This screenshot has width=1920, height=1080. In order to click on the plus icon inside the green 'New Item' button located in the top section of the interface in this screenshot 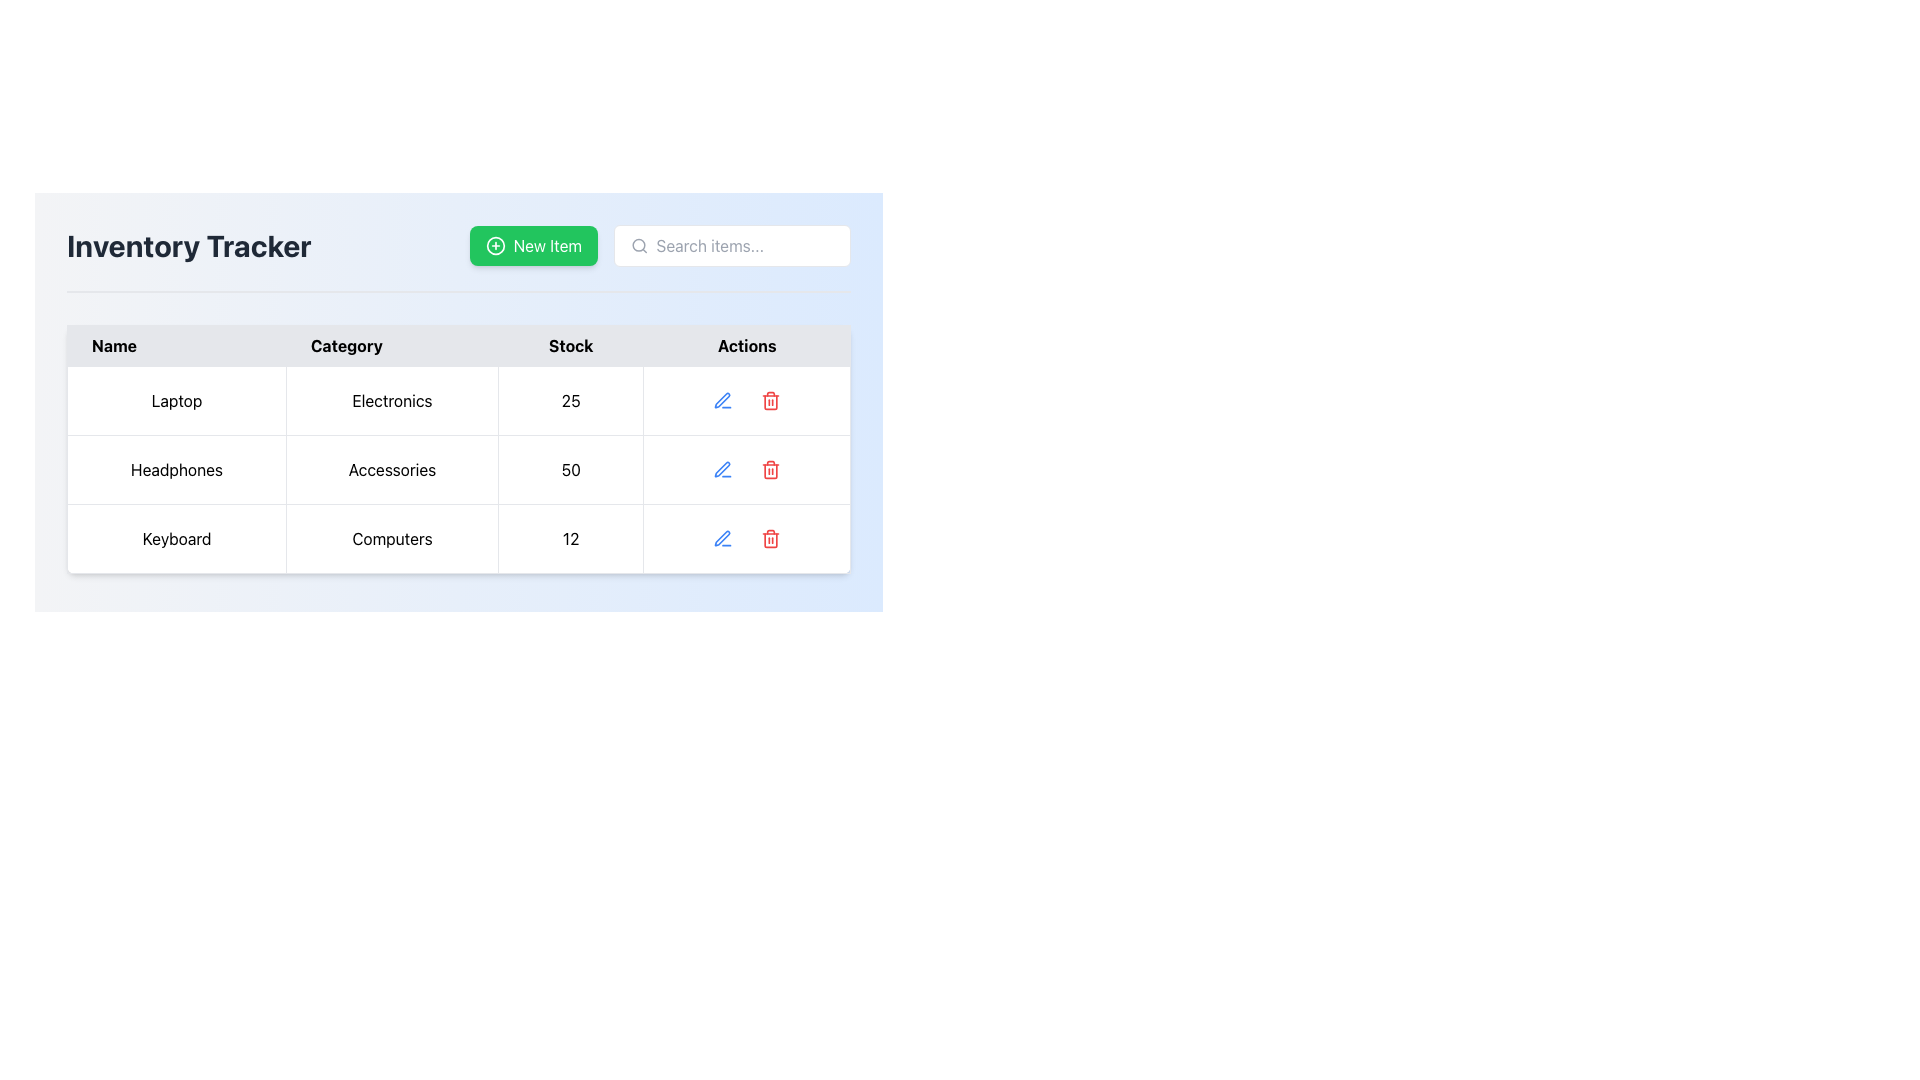, I will do `click(495, 245)`.